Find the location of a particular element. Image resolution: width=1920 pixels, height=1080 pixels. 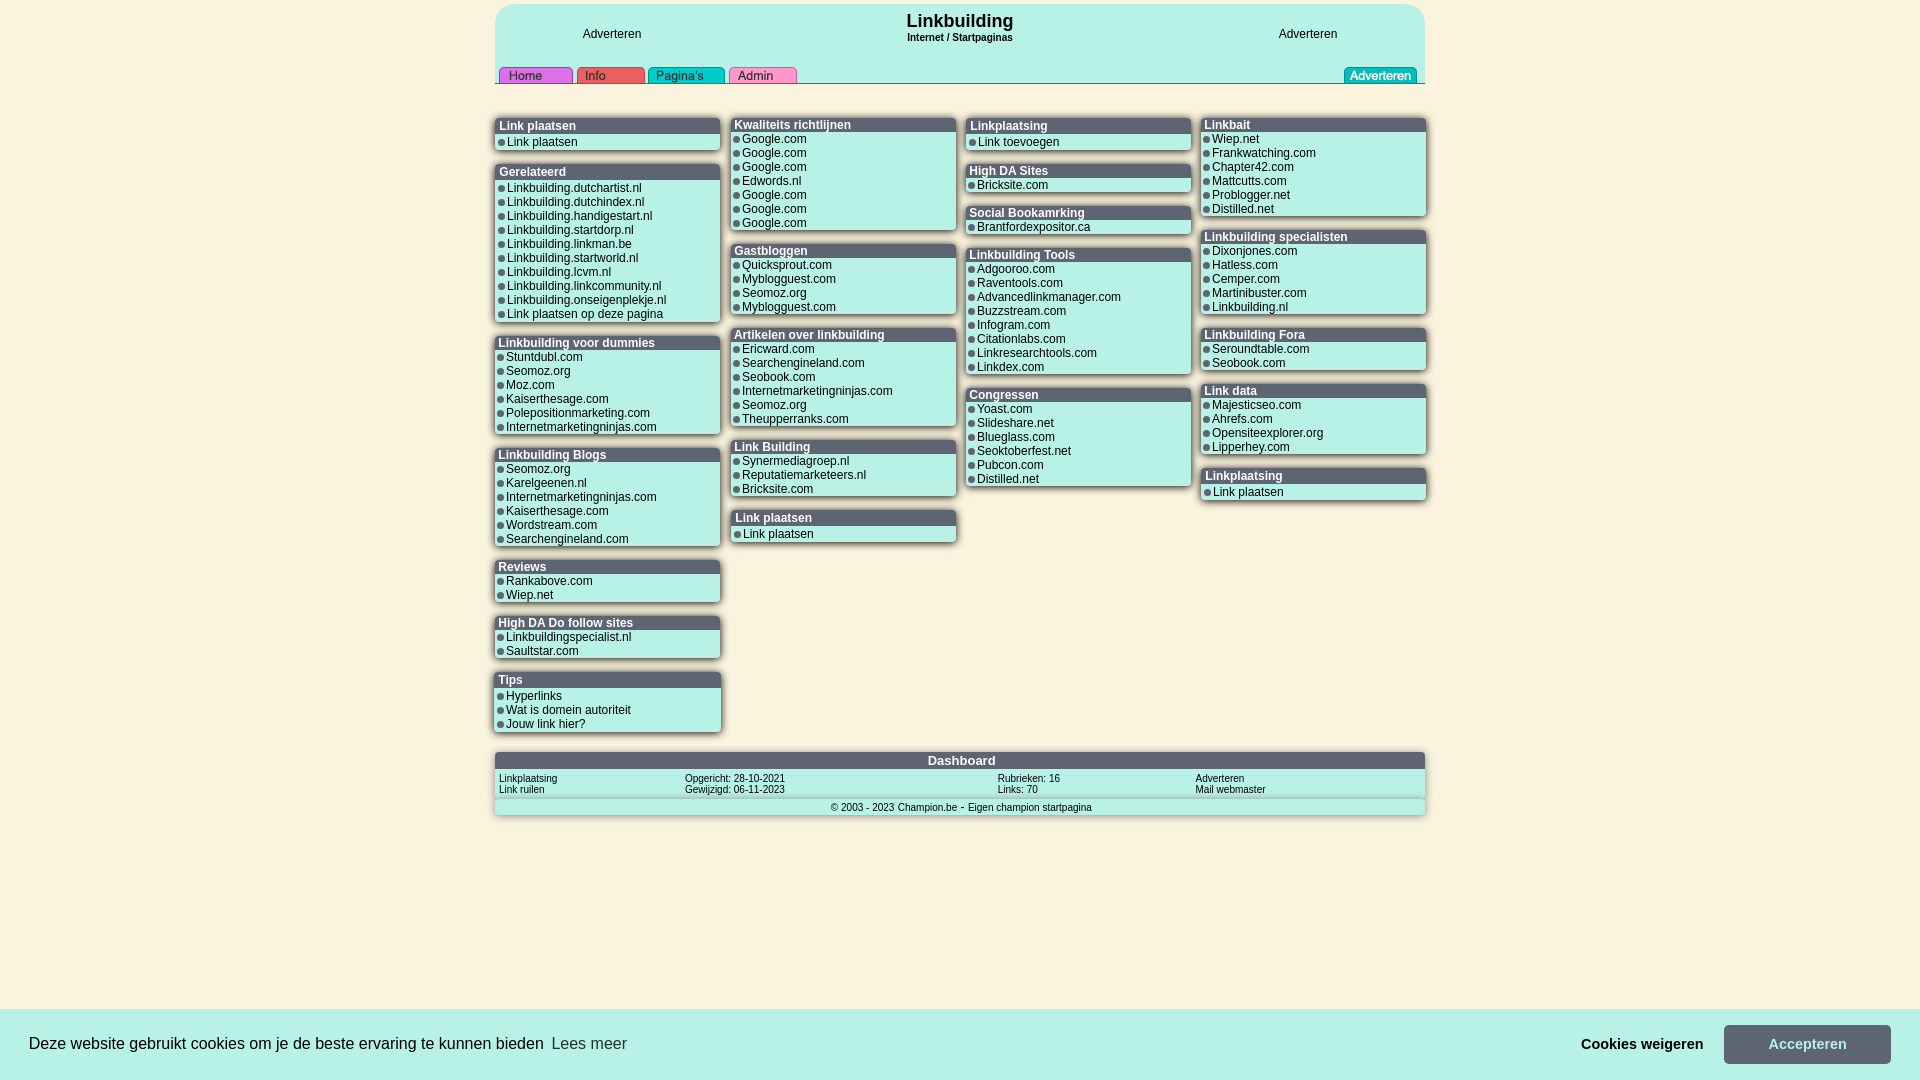

'Ericward.com' is located at coordinates (777, 347).